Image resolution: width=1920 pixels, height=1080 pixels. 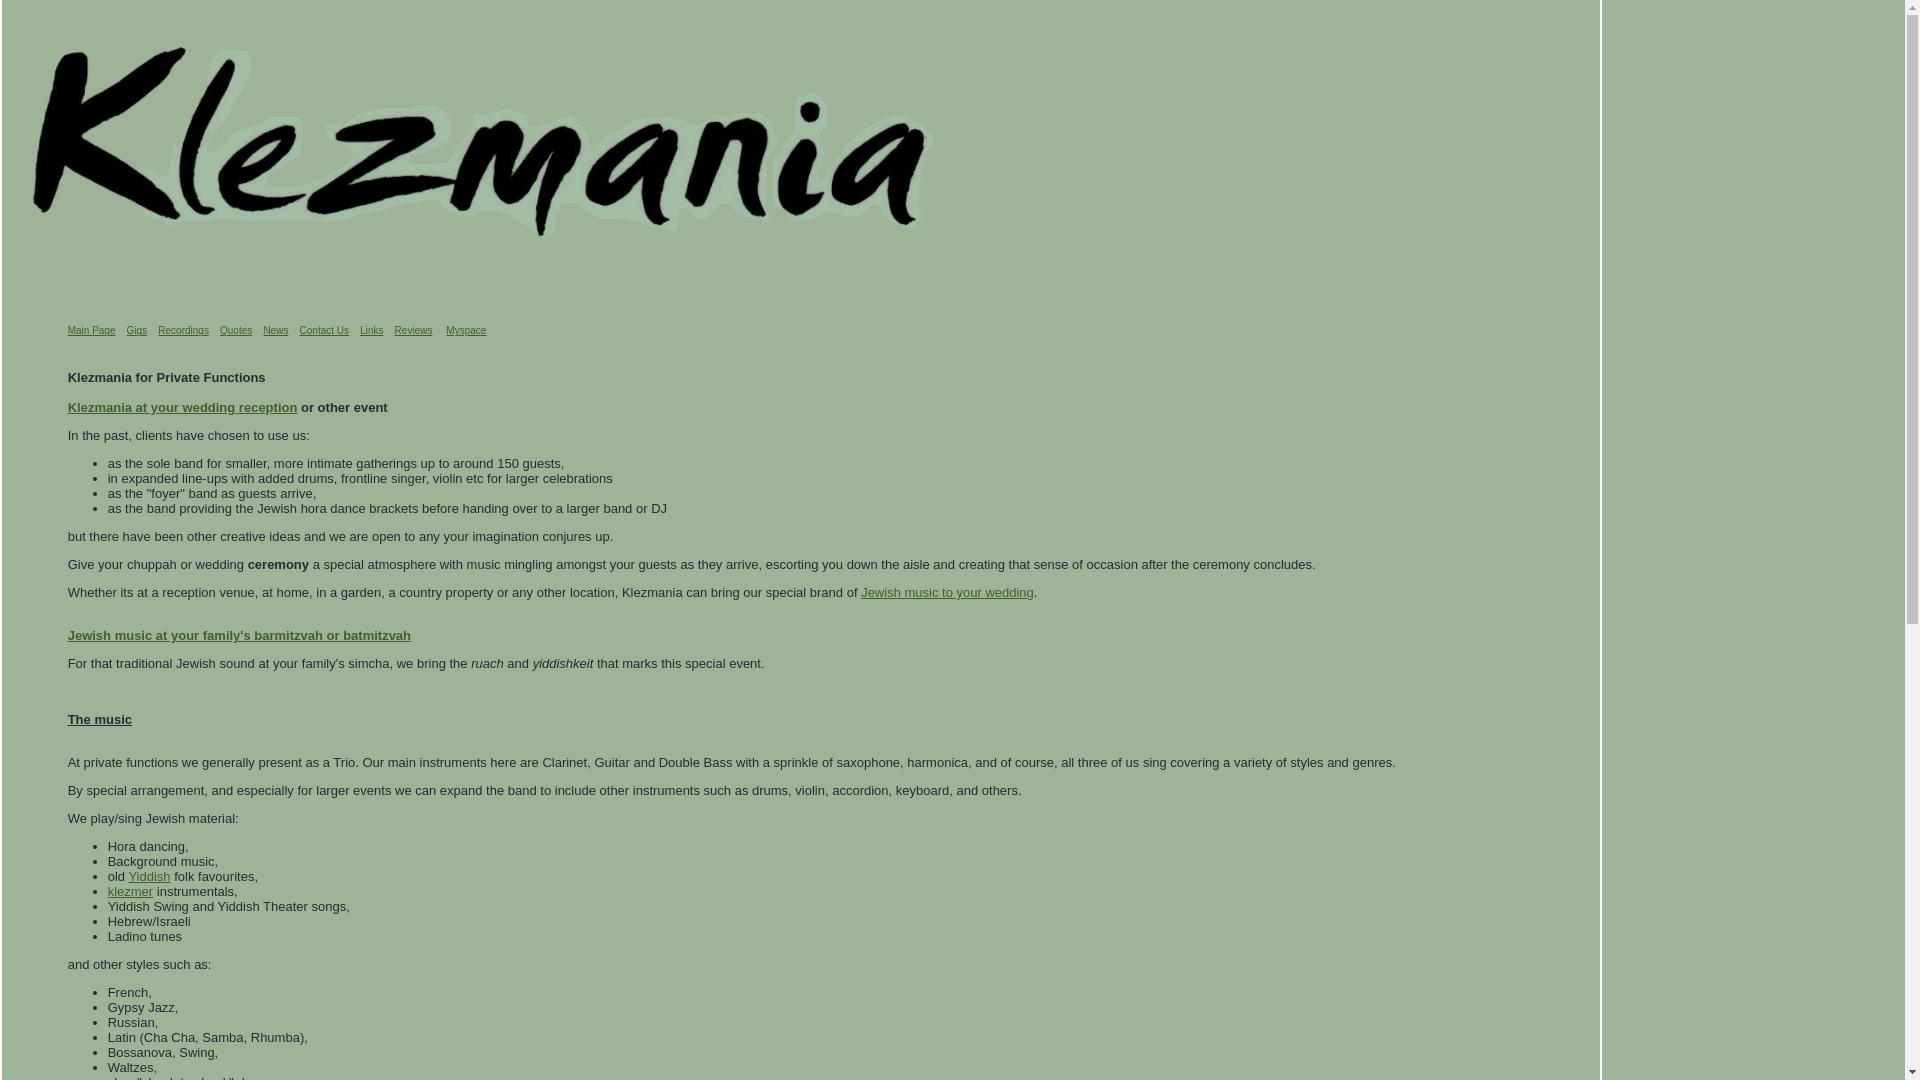 What do you see at coordinates (183, 329) in the screenshot?
I see `'Recordings'` at bounding box center [183, 329].